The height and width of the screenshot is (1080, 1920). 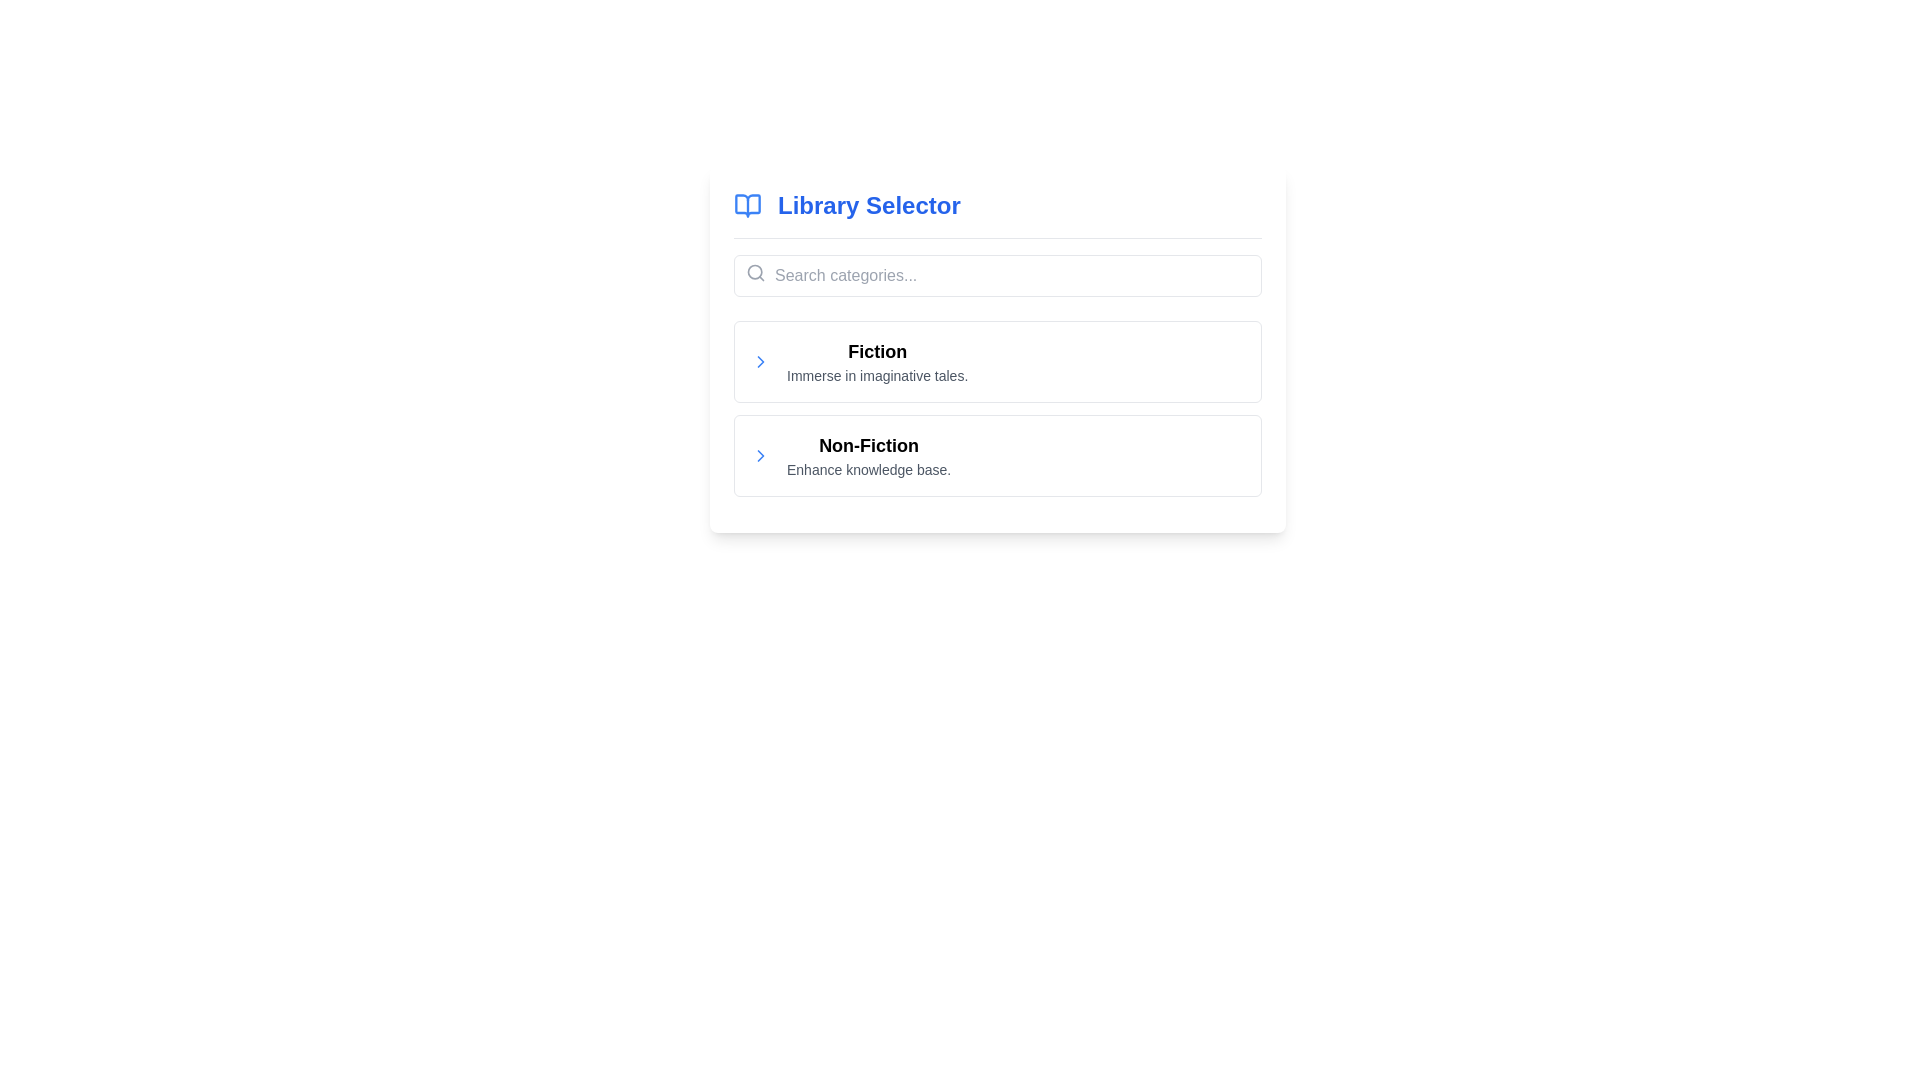 What do you see at coordinates (869, 445) in the screenshot?
I see `the static text label that serves as a category title, located directly below 'Fiction' and above the description text 'Enhance knowledge base'` at bounding box center [869, 445].